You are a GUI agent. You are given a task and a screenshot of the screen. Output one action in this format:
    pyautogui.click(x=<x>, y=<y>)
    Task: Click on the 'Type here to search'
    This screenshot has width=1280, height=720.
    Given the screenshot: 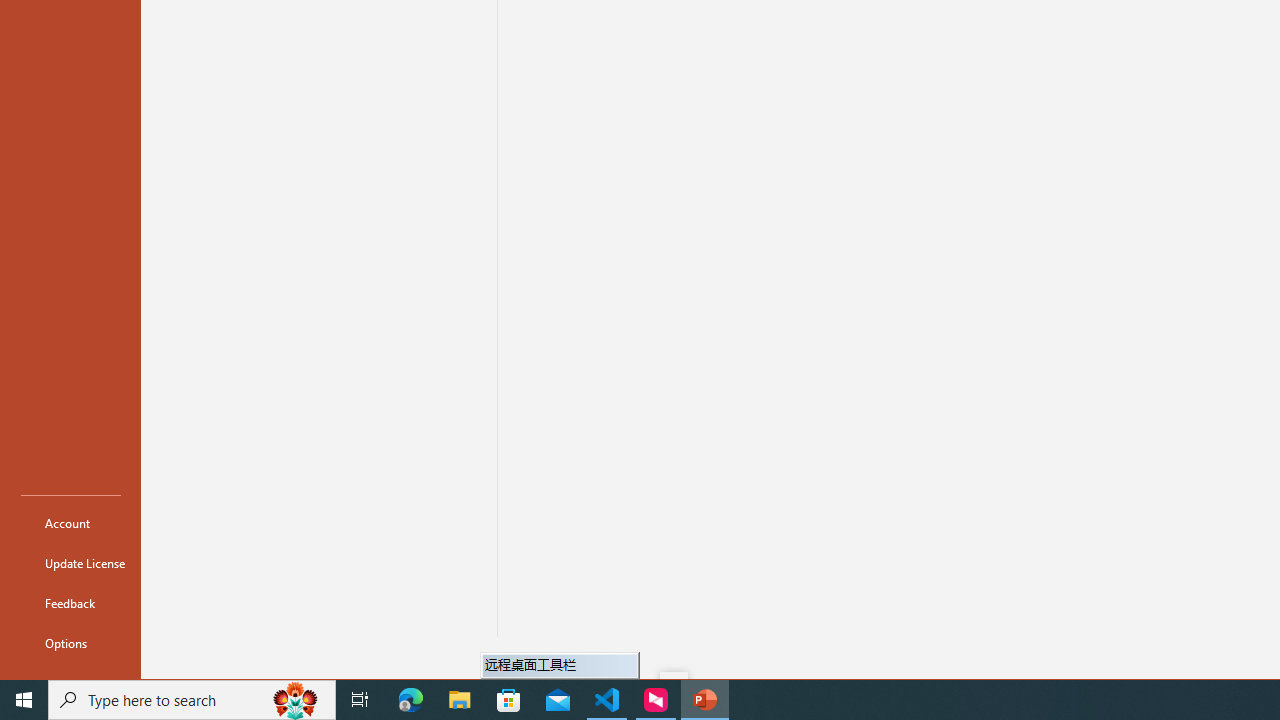 What is the action you would take?
    pyautogui.click(x=192, y=698)
    